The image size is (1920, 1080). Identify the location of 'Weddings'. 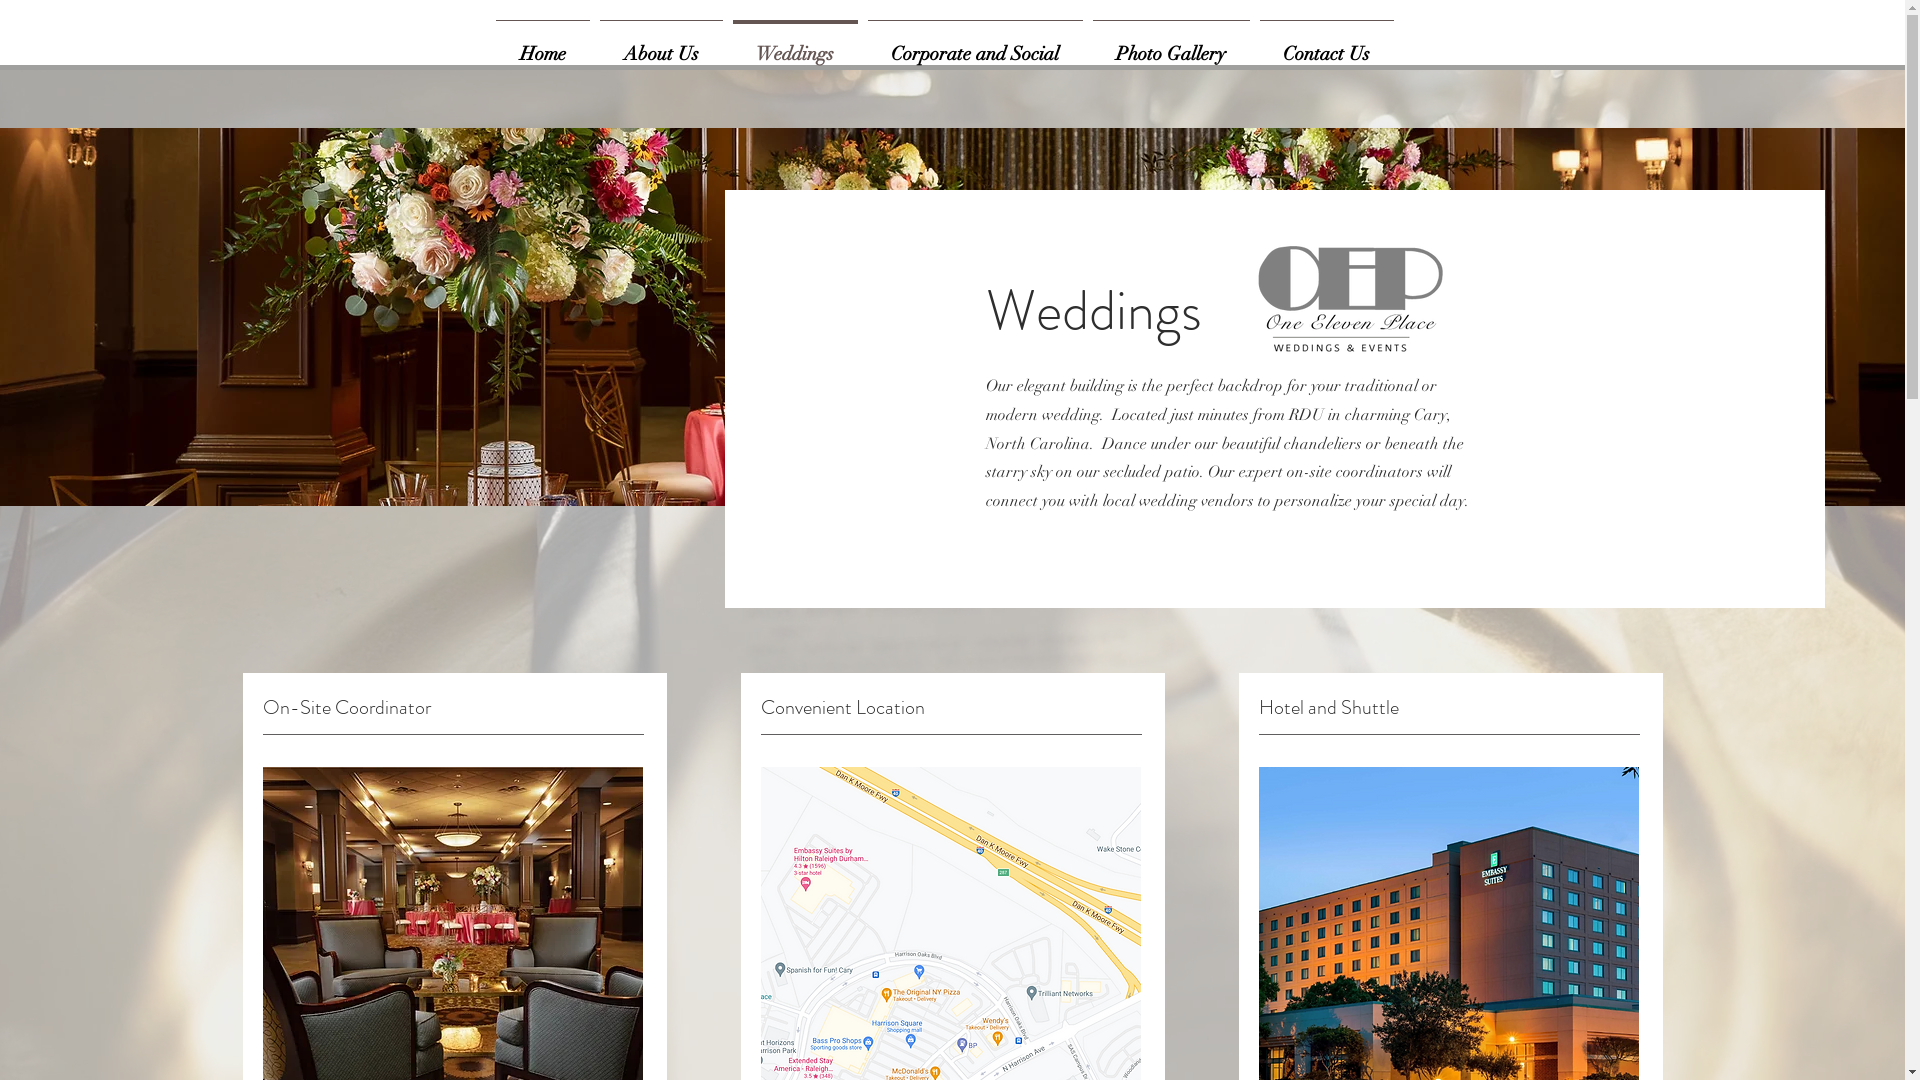
(794, 45).